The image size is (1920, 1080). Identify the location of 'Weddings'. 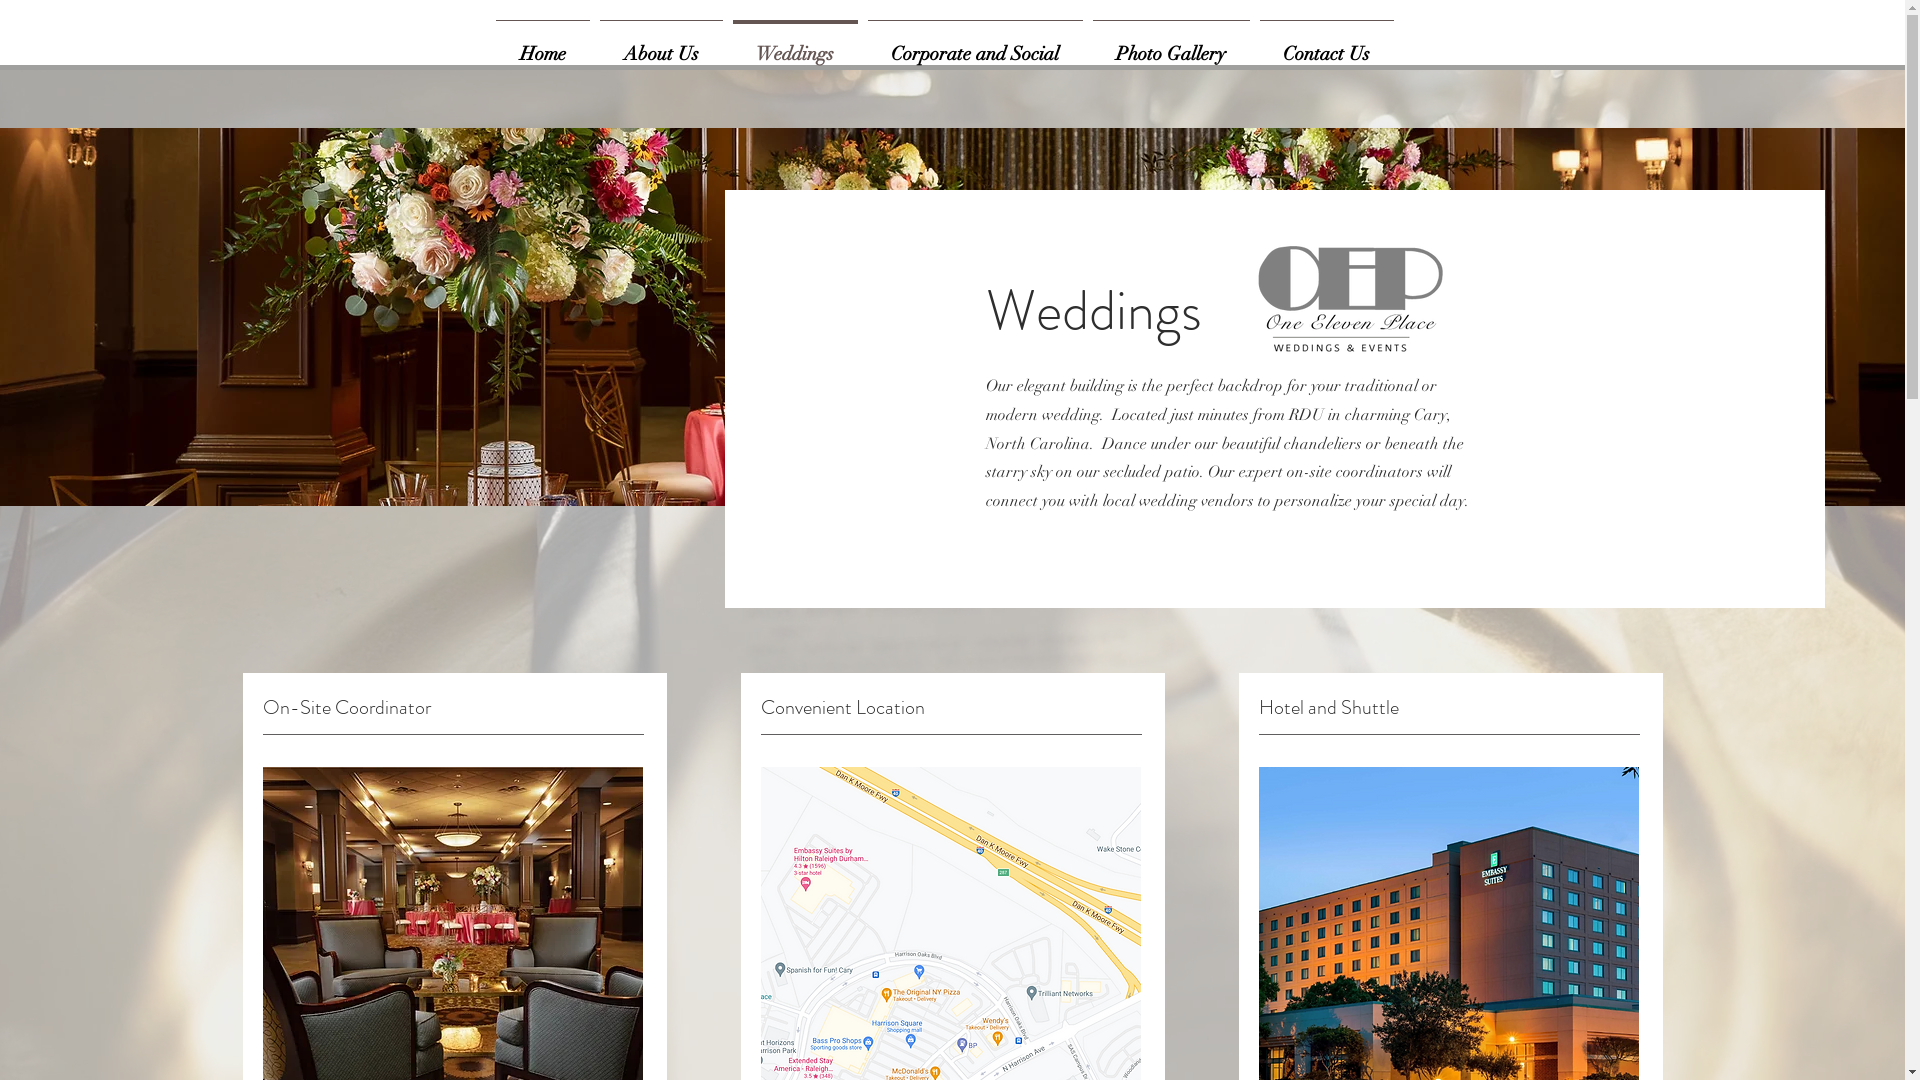
(794, 45).